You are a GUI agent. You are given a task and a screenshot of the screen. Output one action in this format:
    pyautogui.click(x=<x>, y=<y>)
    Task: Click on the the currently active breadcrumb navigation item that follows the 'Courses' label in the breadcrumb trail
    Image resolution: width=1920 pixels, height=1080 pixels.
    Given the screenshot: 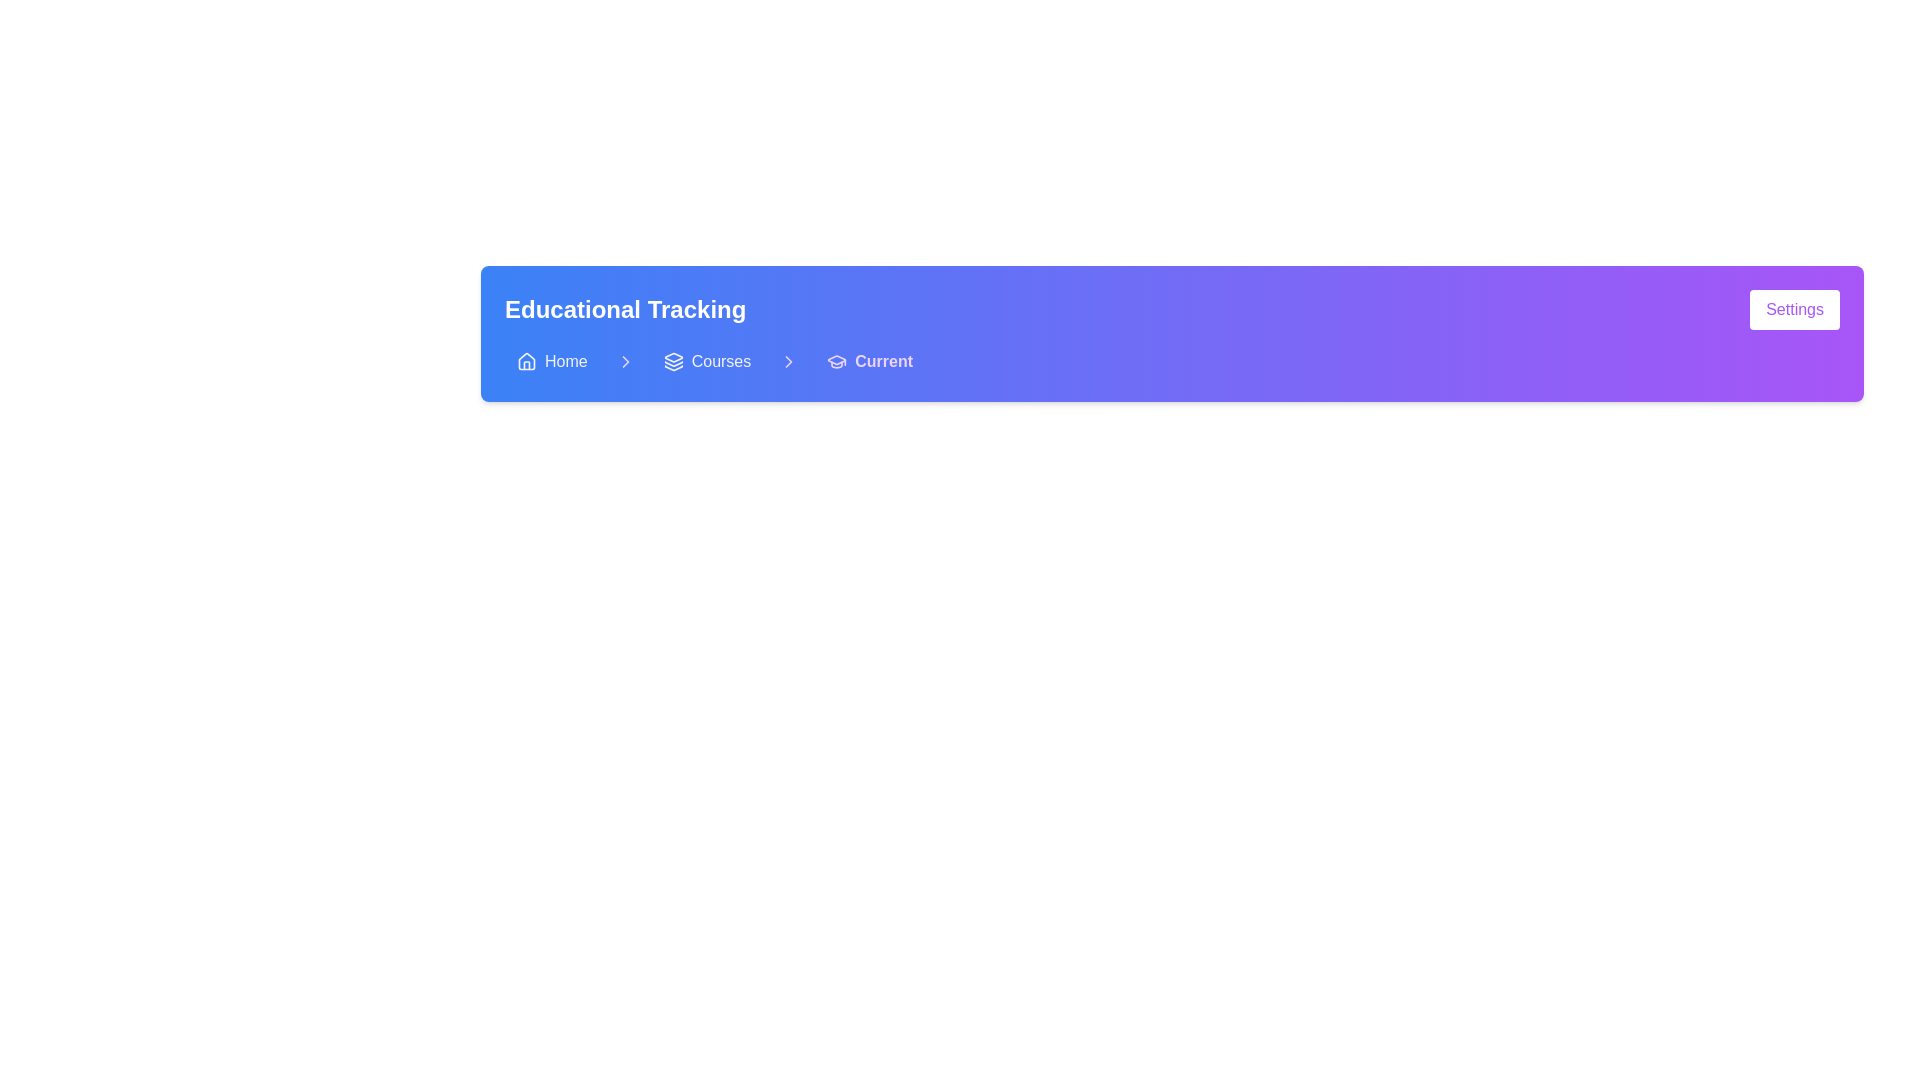 What is the action you would take?
    pyautogui.click(x=870, y=362)
    